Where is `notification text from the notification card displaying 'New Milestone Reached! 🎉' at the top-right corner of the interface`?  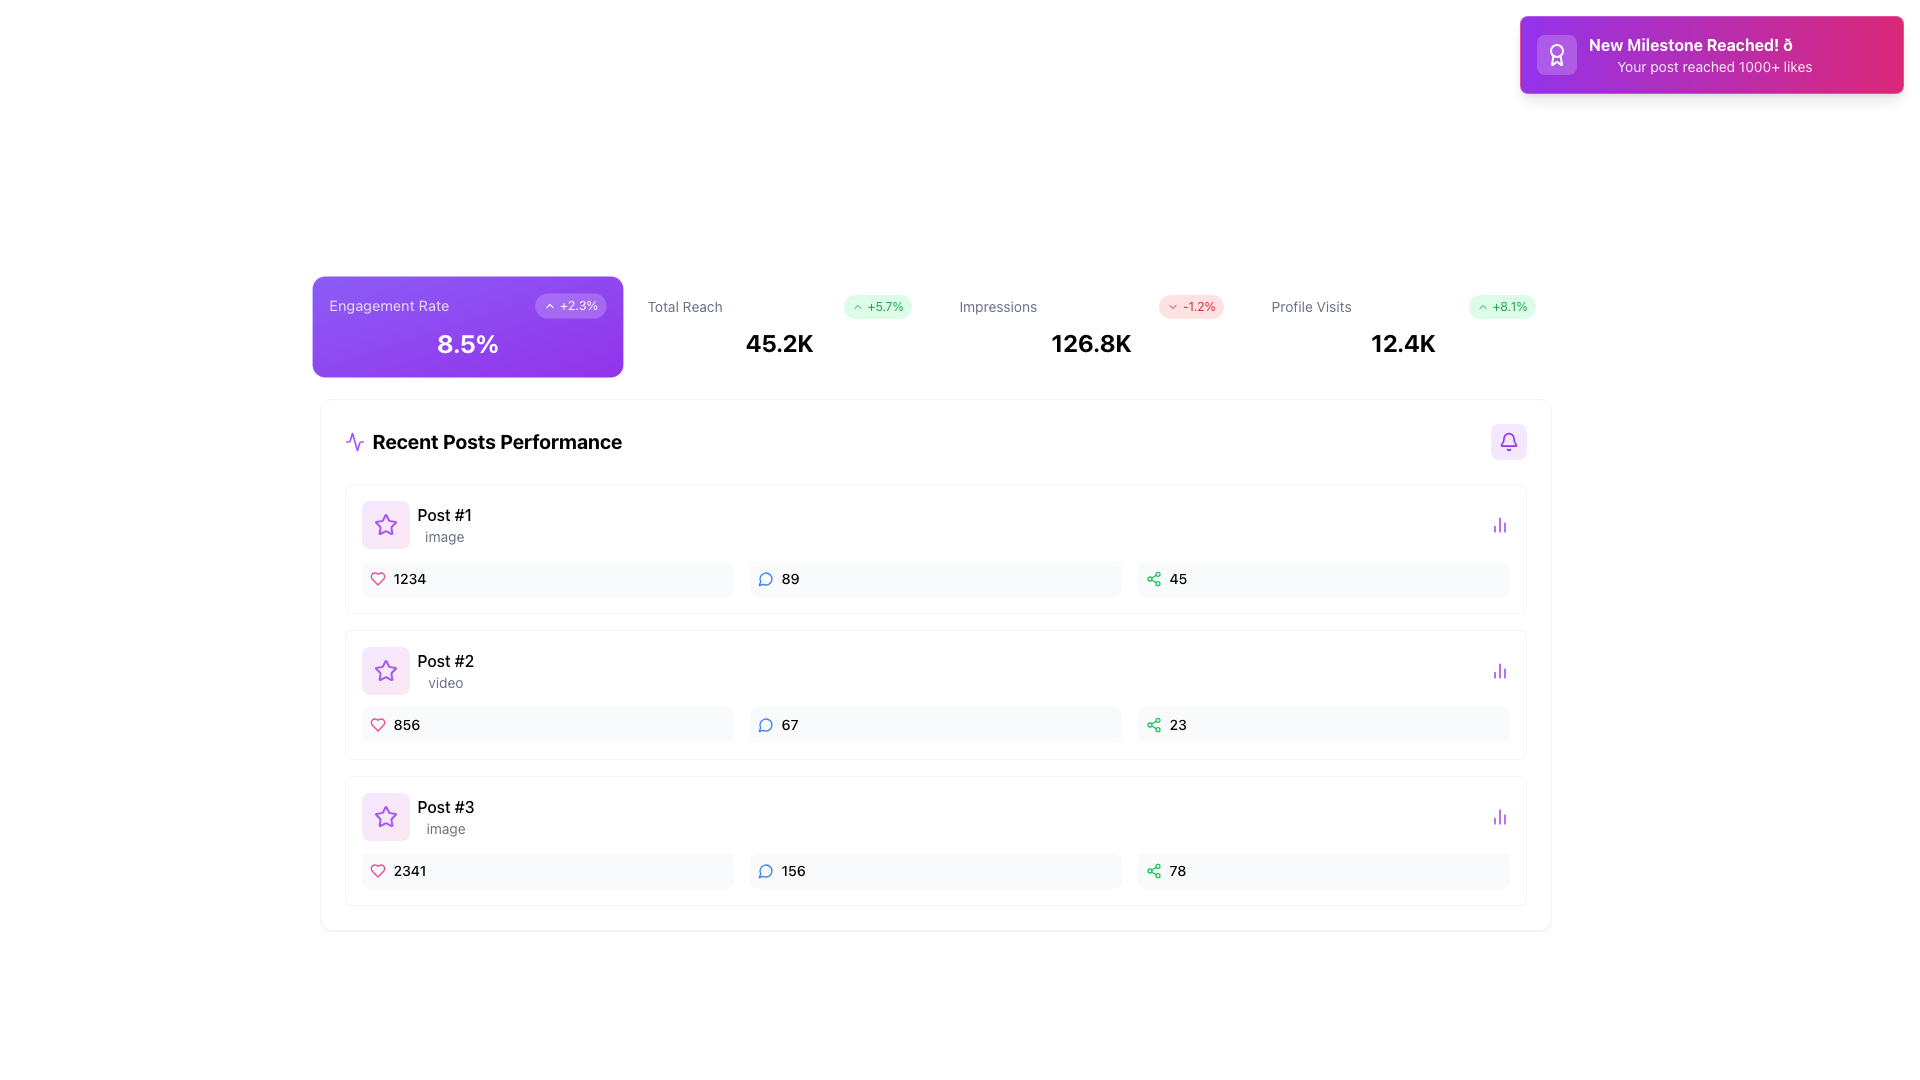
notification text from the notification card displaying 'New Milestone Reached! 🎉' at the top-right corner of the interface is located at coordinates (1711, 53).